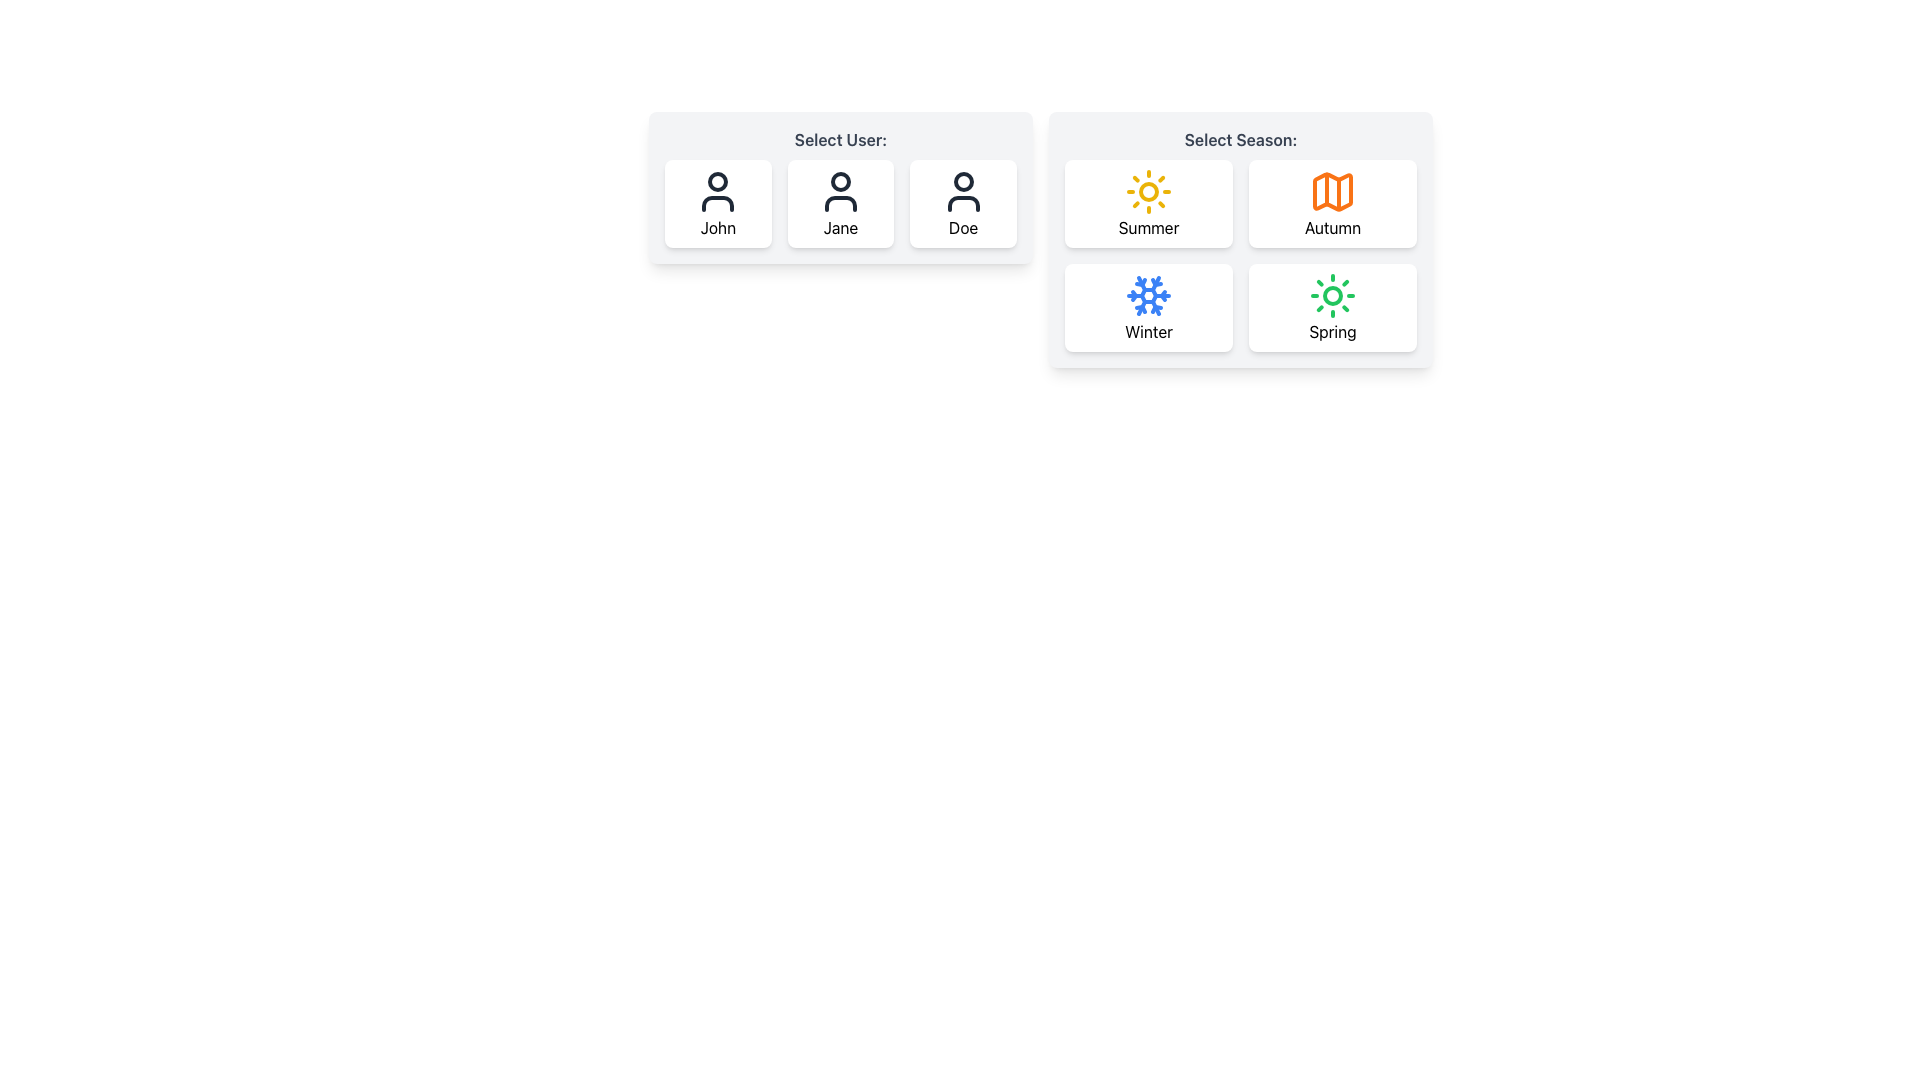  Describe the element at coordinates (840, 138) in the screenshot. I see `the text label that says 'Select User:' which is styled in bold gray font and located at the top of the user selection section` at that location.